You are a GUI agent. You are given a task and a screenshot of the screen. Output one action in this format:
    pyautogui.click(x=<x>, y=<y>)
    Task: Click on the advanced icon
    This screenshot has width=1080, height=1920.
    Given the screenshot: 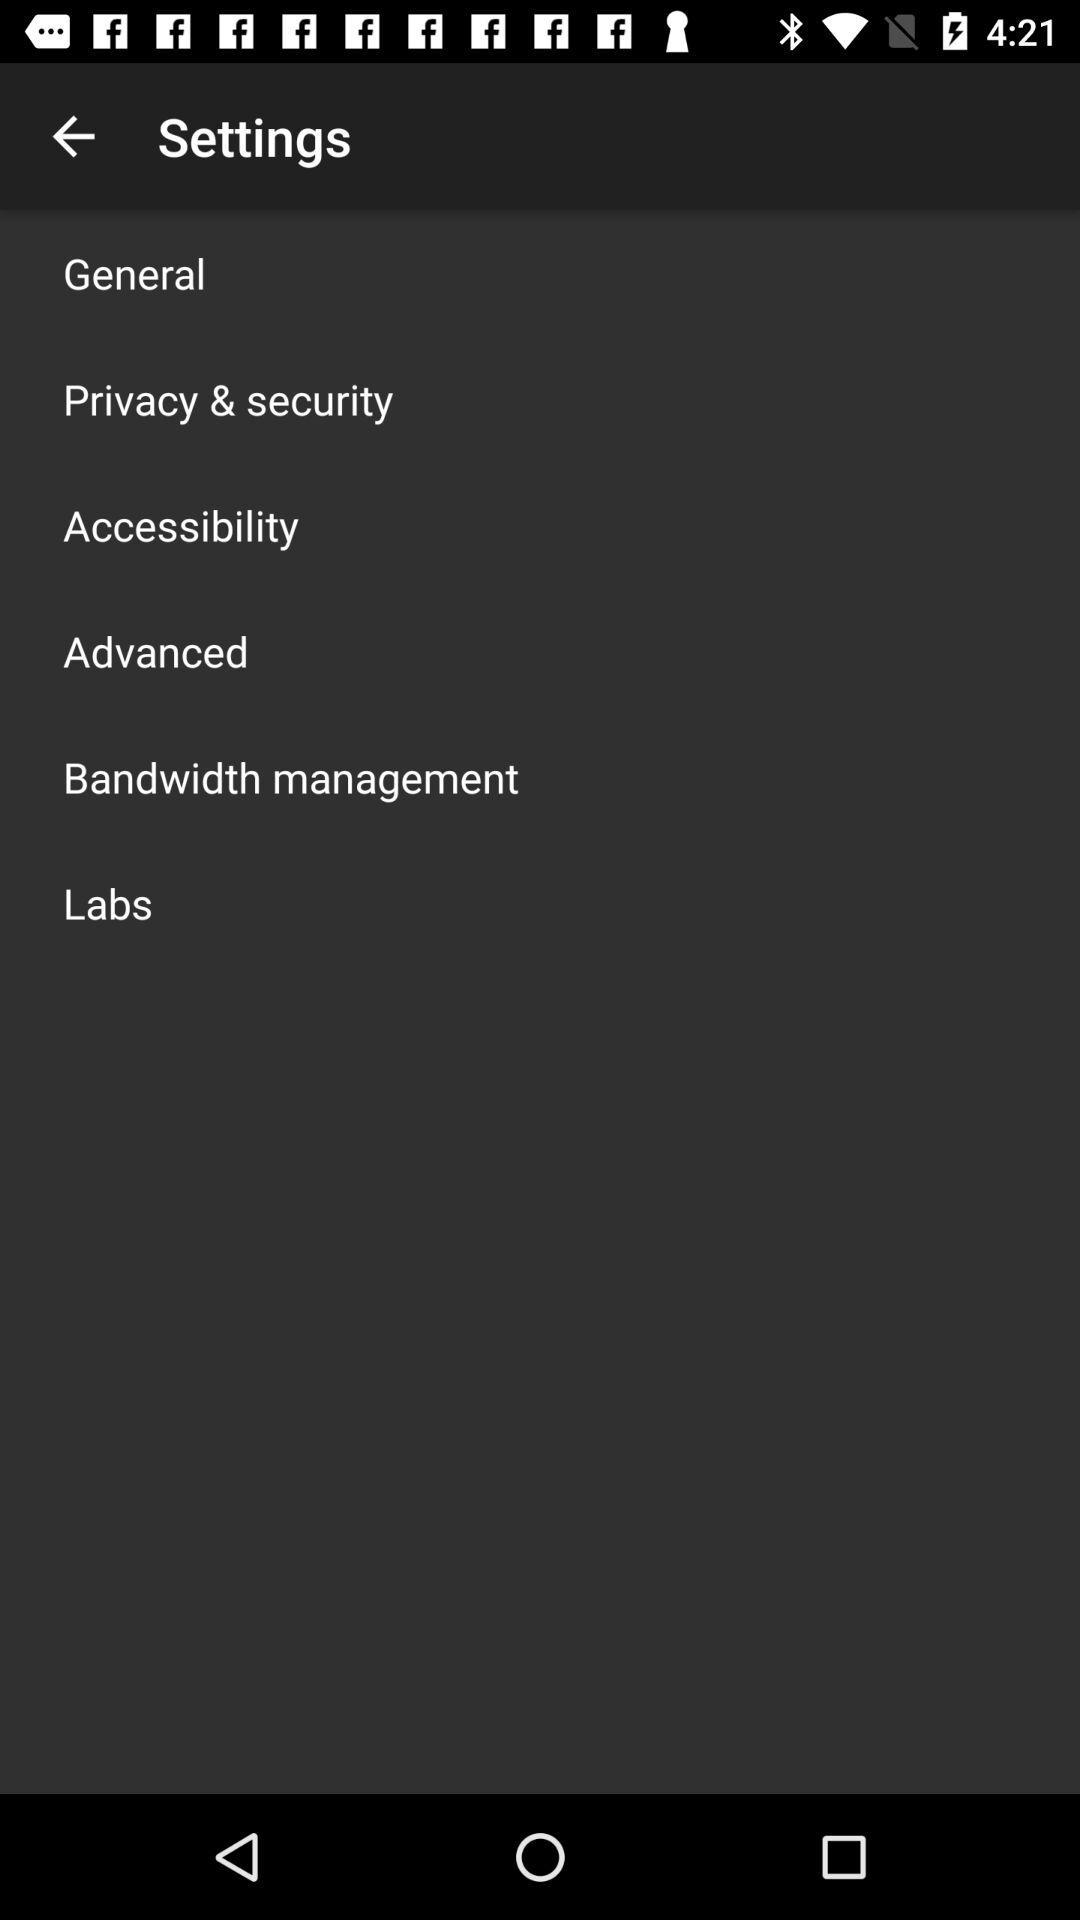 What is the action you would take?
    pyautogui.click(x=154, y=651)
    